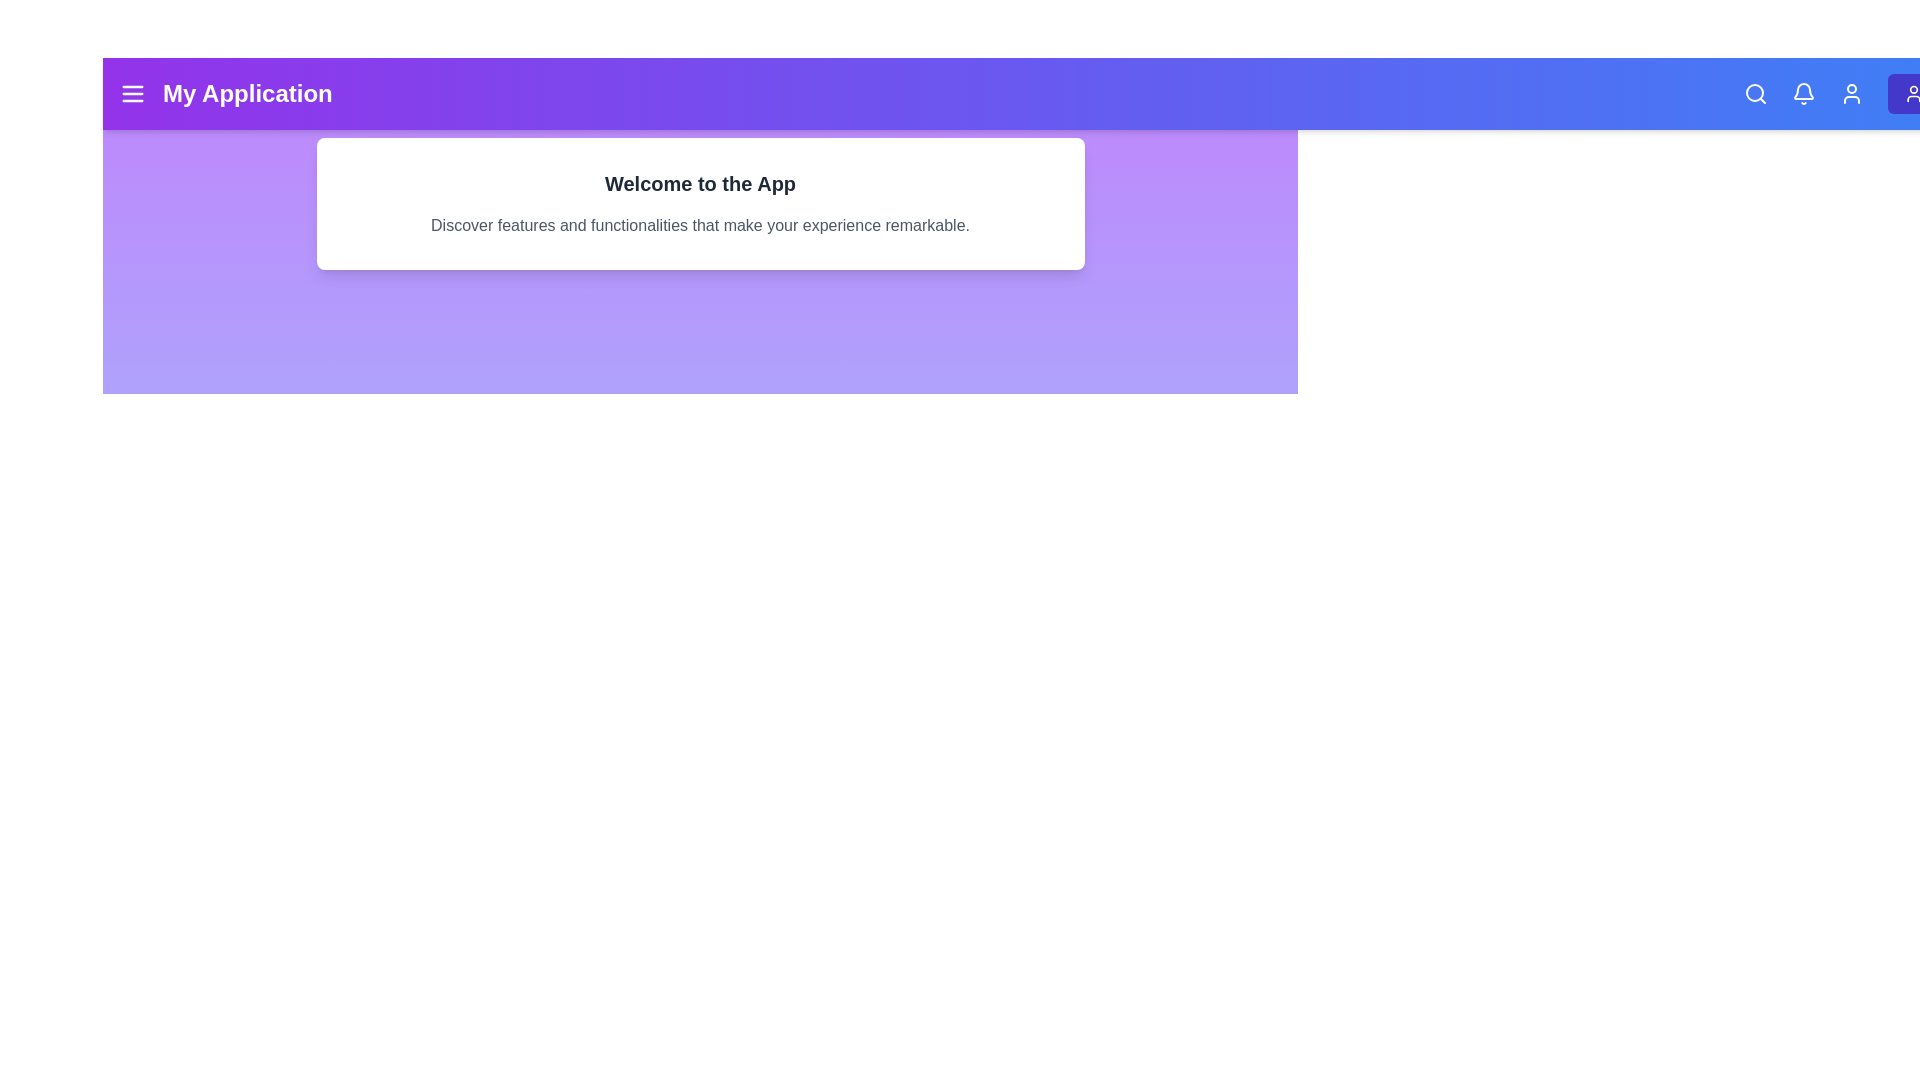 The width and height of the screenshot is (1920, 1080). I want to click on the search icon to initiate a search action, so click(1754, 93).